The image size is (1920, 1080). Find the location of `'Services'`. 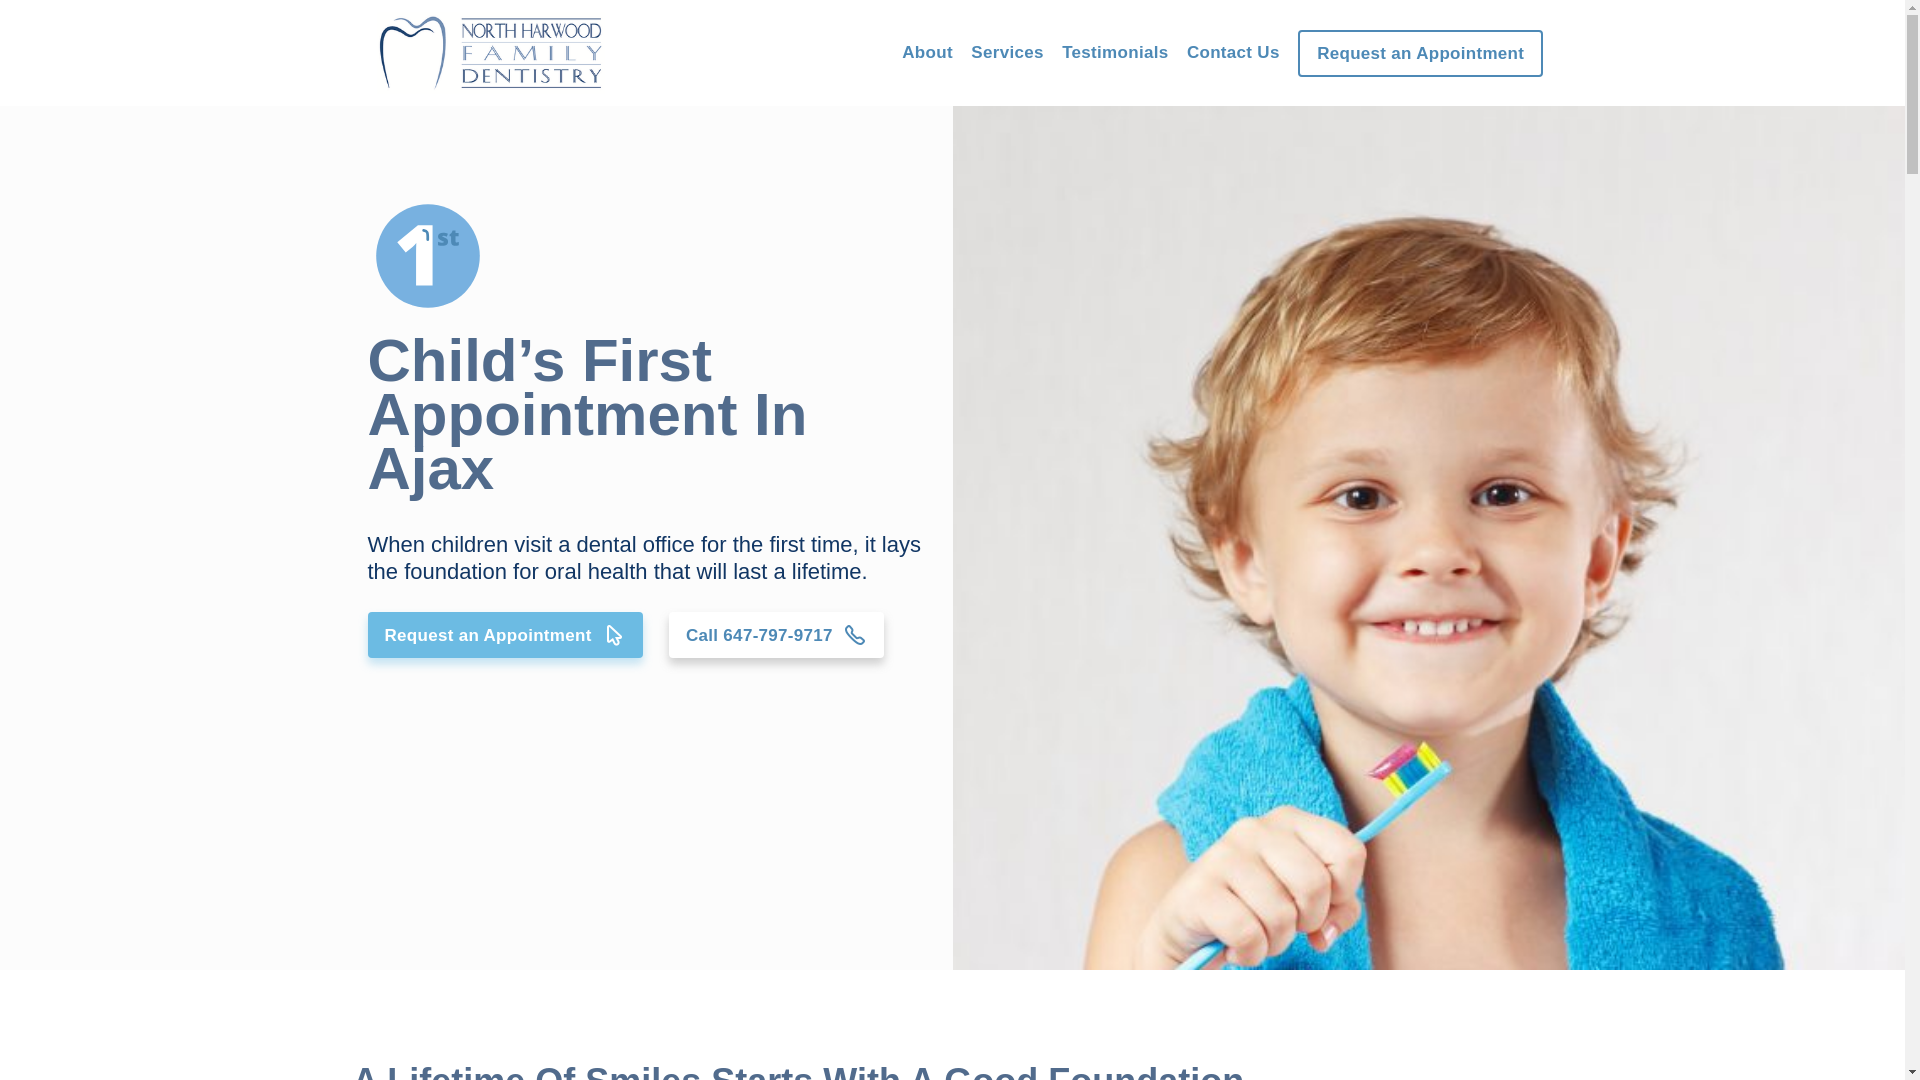

'Services' is located at coordinates (1007, 52).